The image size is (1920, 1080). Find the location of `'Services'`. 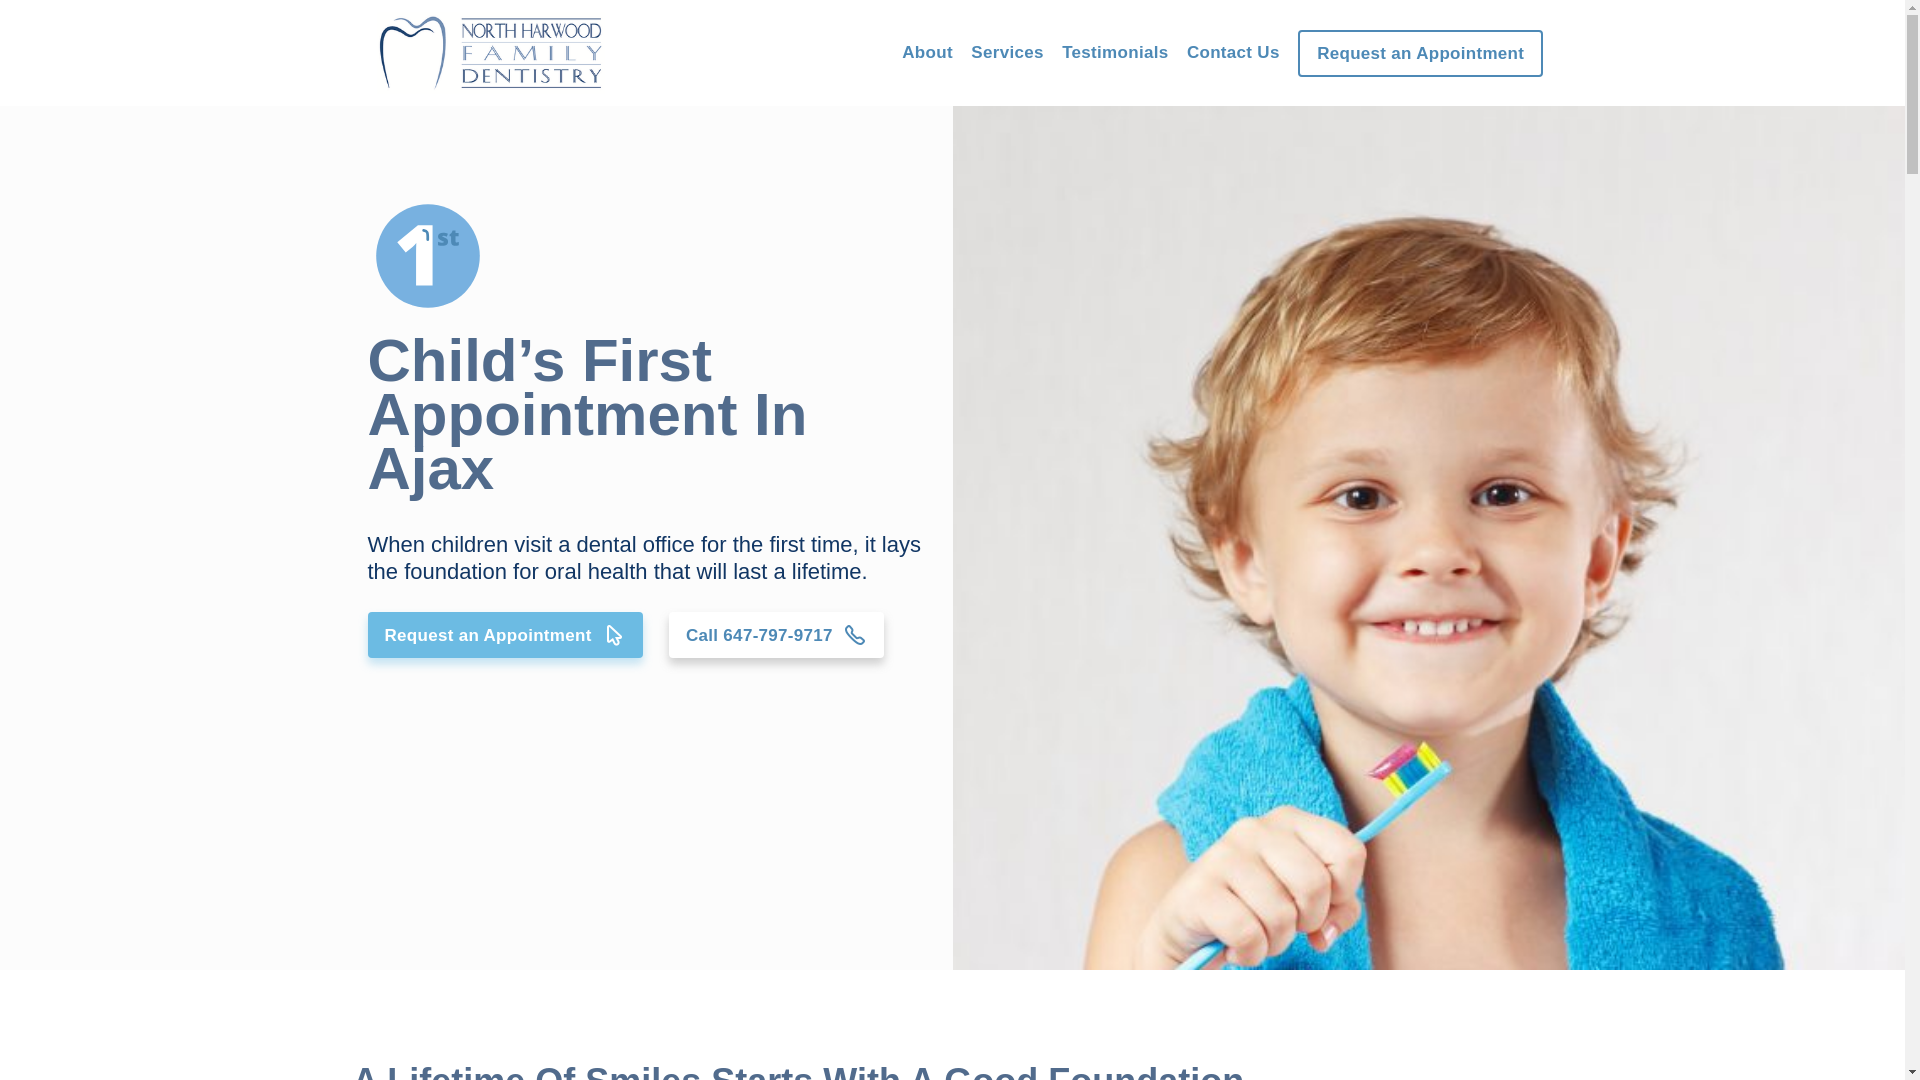

'Services' is located at coordinates (1007, 52).